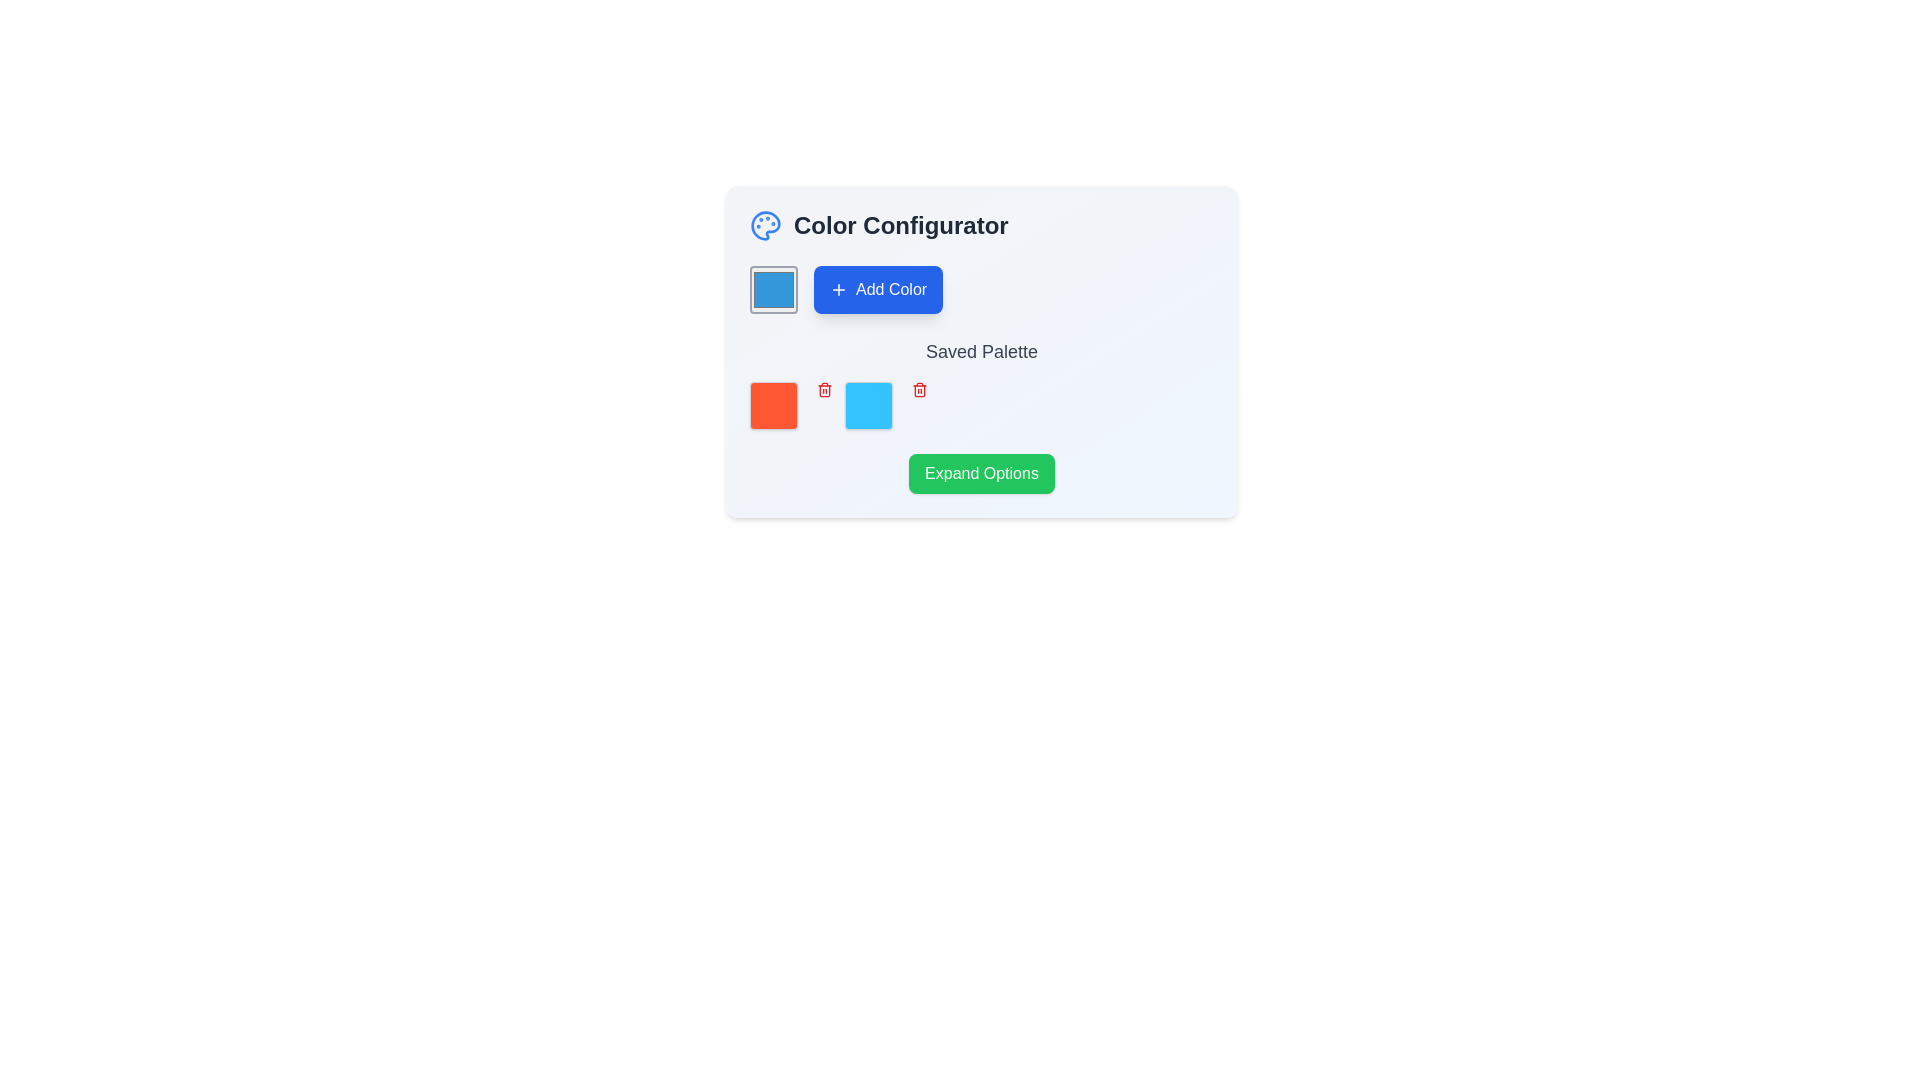 The width and height of the screenshot is (1920, 1080). I want to click on the decorative icon representing an artistic tool located in the upper-left corner of the 'Color Configurator' UI component, so click(765, 225).